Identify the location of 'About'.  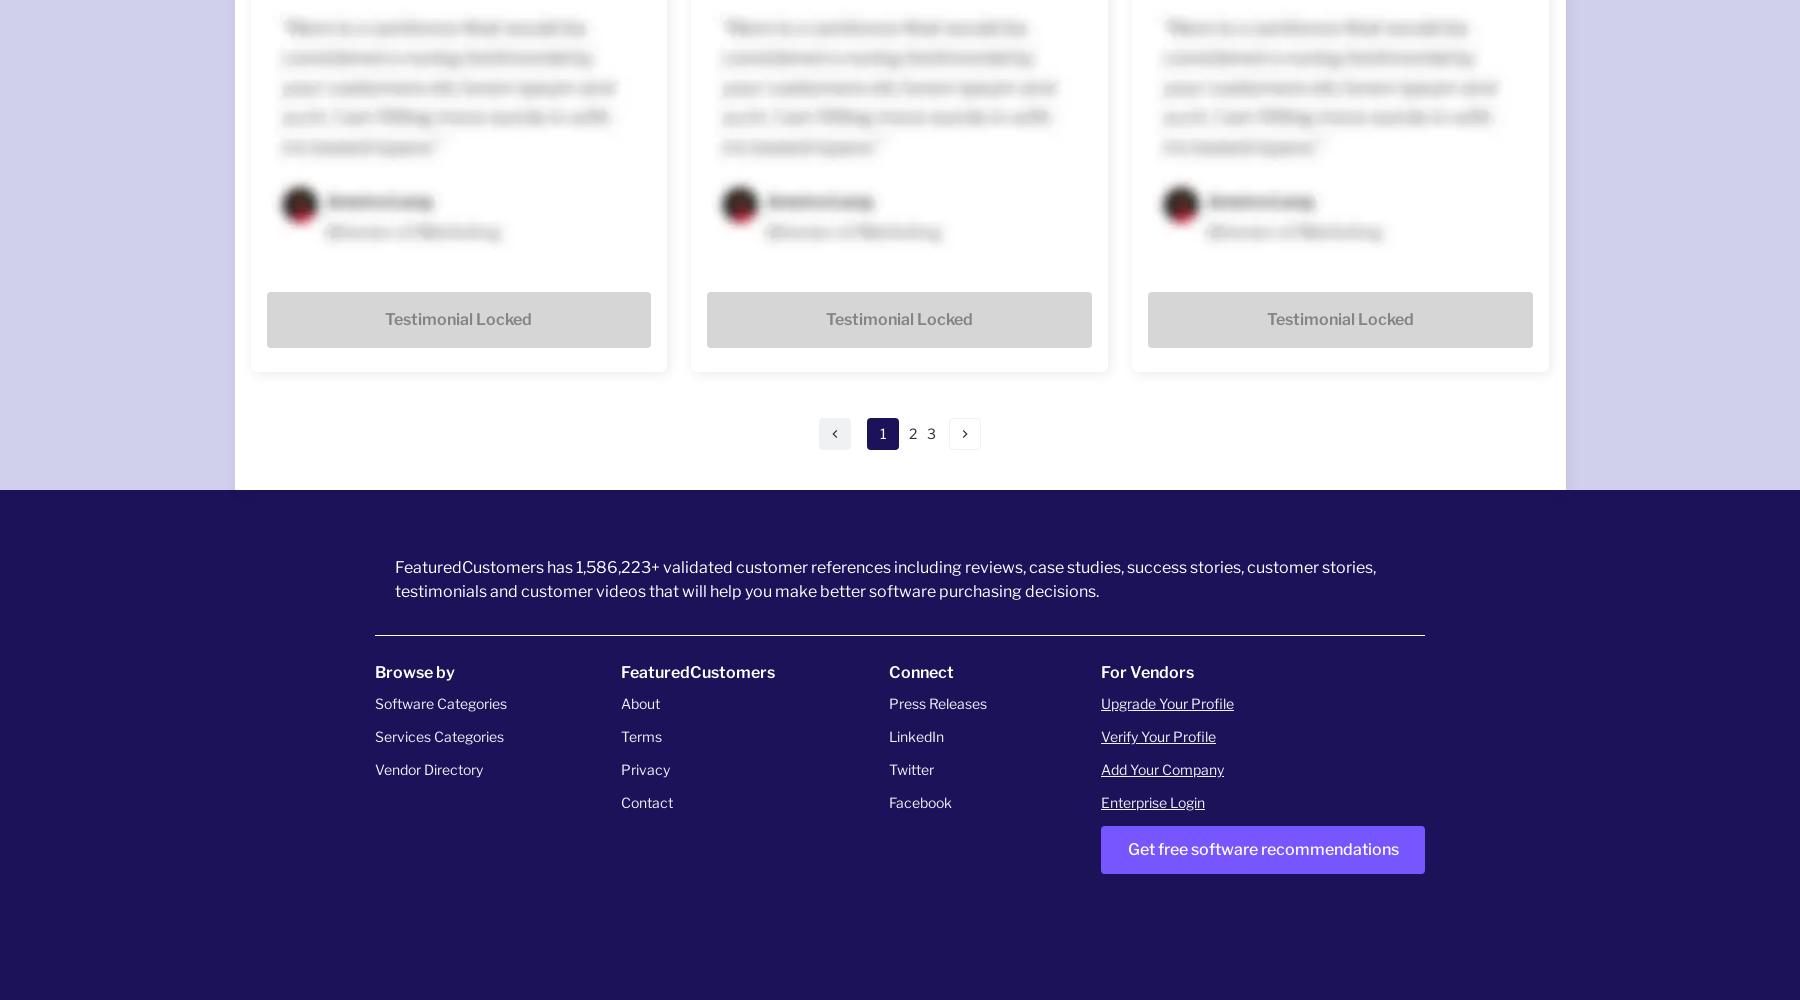
(640, 701).